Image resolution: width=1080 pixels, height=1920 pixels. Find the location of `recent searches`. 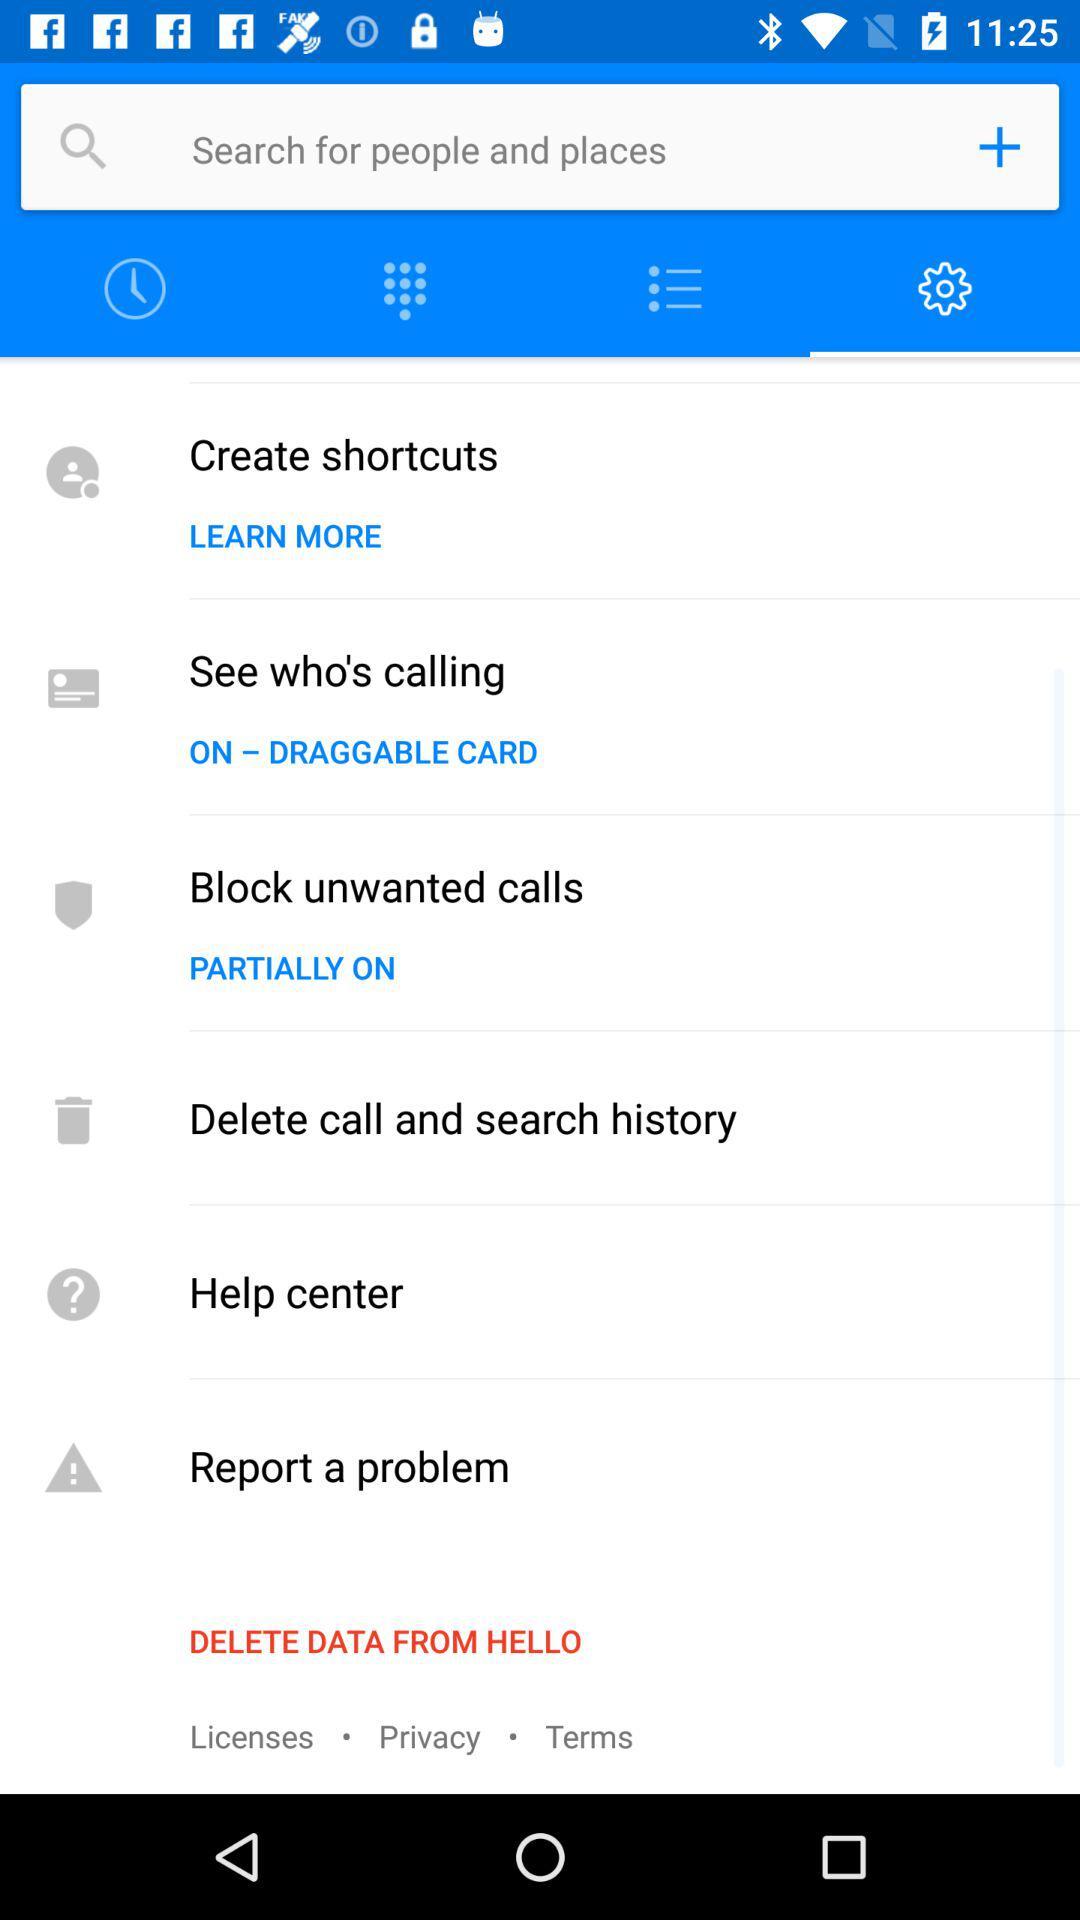

recent searches is located at coordinates (135, 288).